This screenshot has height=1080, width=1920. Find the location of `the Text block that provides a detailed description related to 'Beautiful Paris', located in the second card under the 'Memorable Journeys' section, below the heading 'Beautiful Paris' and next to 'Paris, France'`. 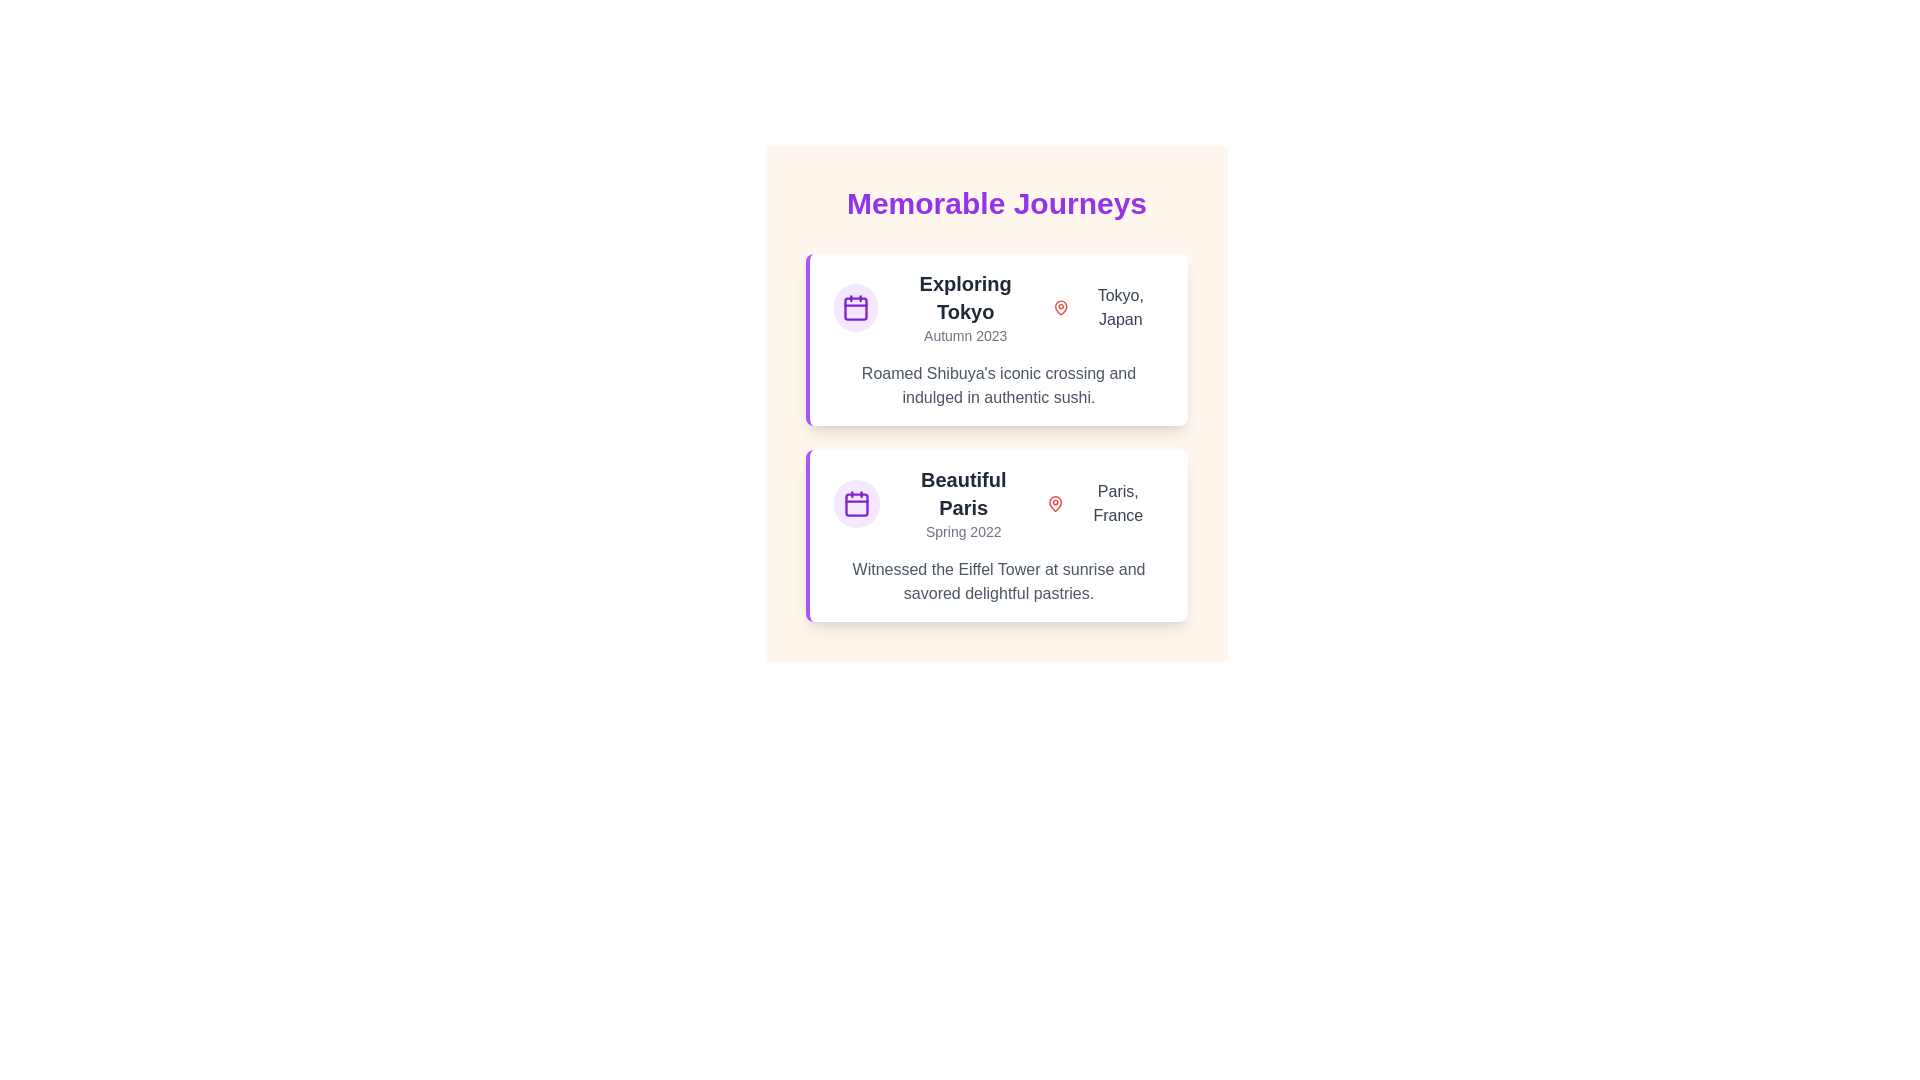

the Text block that provides a detailed description related to 'Beautiful Paris', located in the second card under the 'Memorable Journeys' section, below the heading 'Beautiful Paris' and next to 'Paris, France' is located at coordinates (998, 582).